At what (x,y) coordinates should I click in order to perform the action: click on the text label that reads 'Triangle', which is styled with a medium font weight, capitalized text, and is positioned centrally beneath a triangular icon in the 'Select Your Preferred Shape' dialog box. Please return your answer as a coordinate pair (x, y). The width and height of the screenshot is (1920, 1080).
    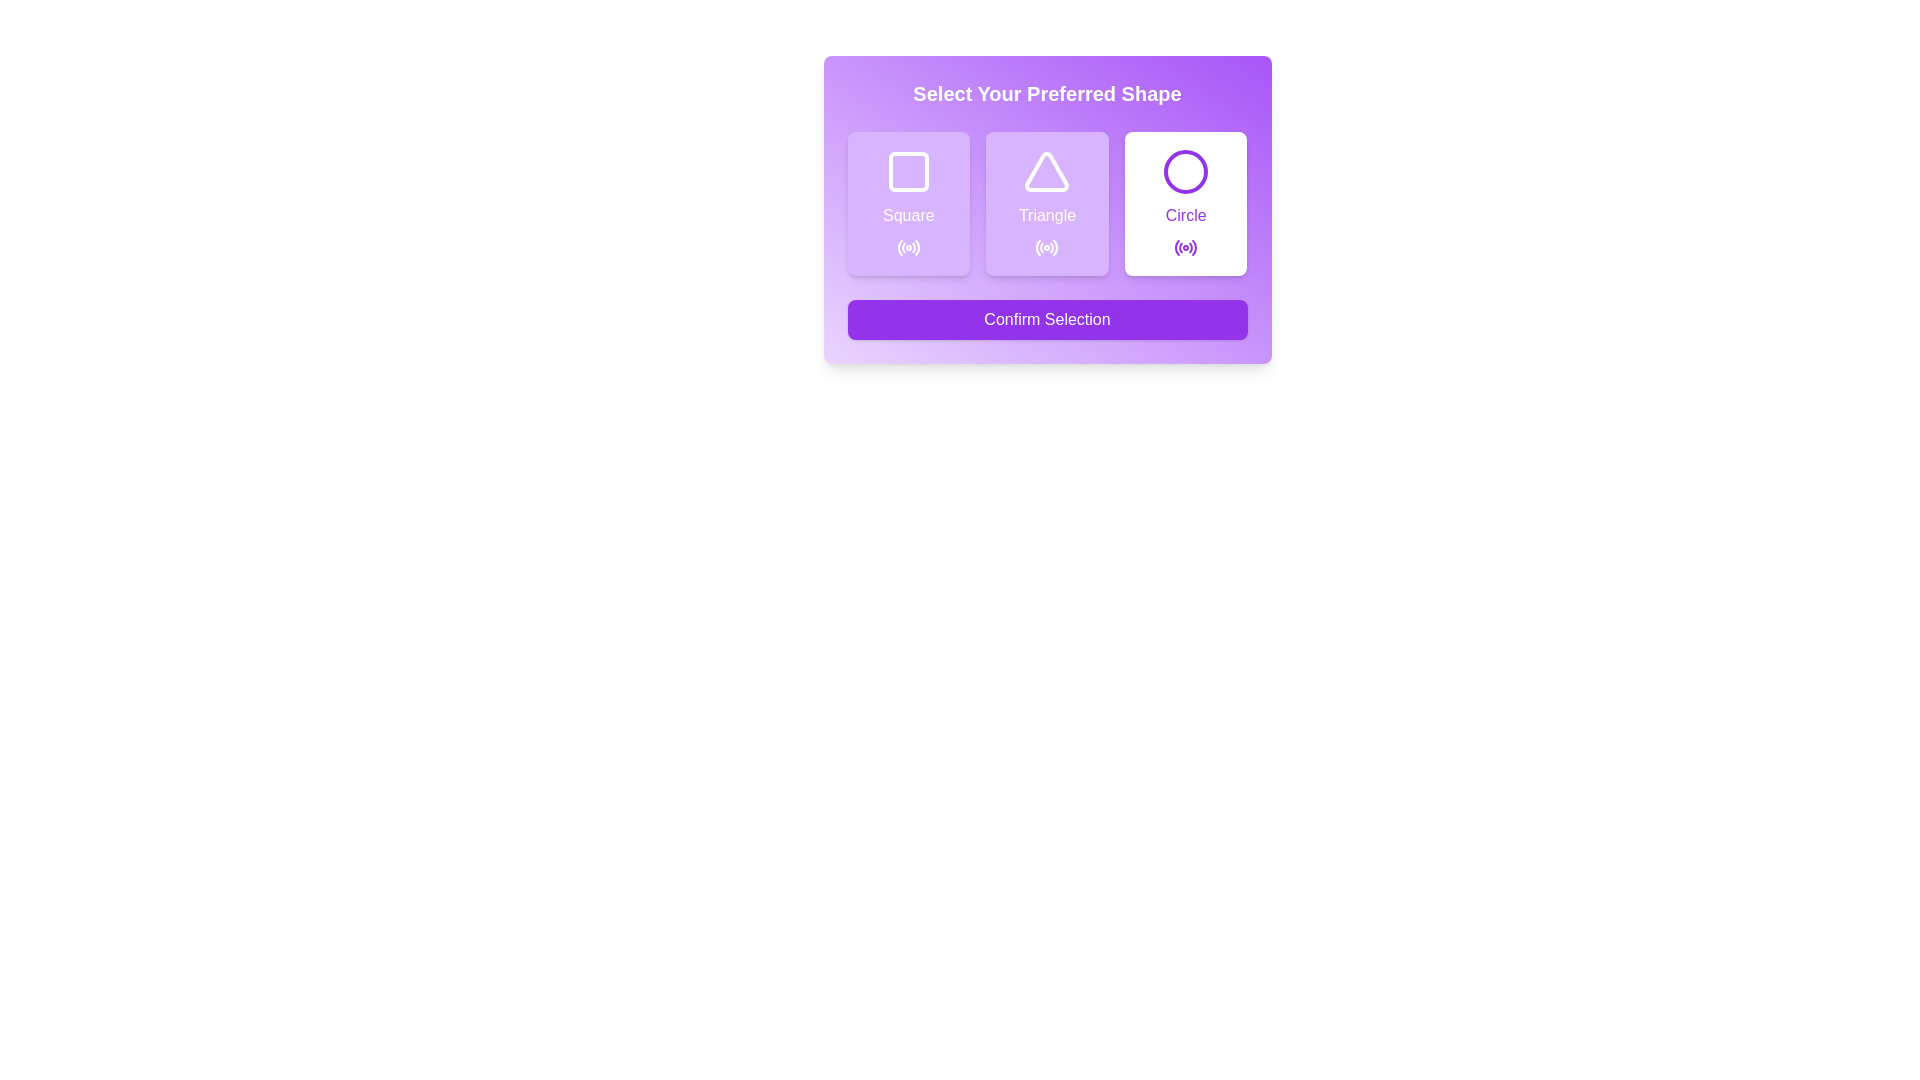
    Looking at the image, I should click on (1046, 216).